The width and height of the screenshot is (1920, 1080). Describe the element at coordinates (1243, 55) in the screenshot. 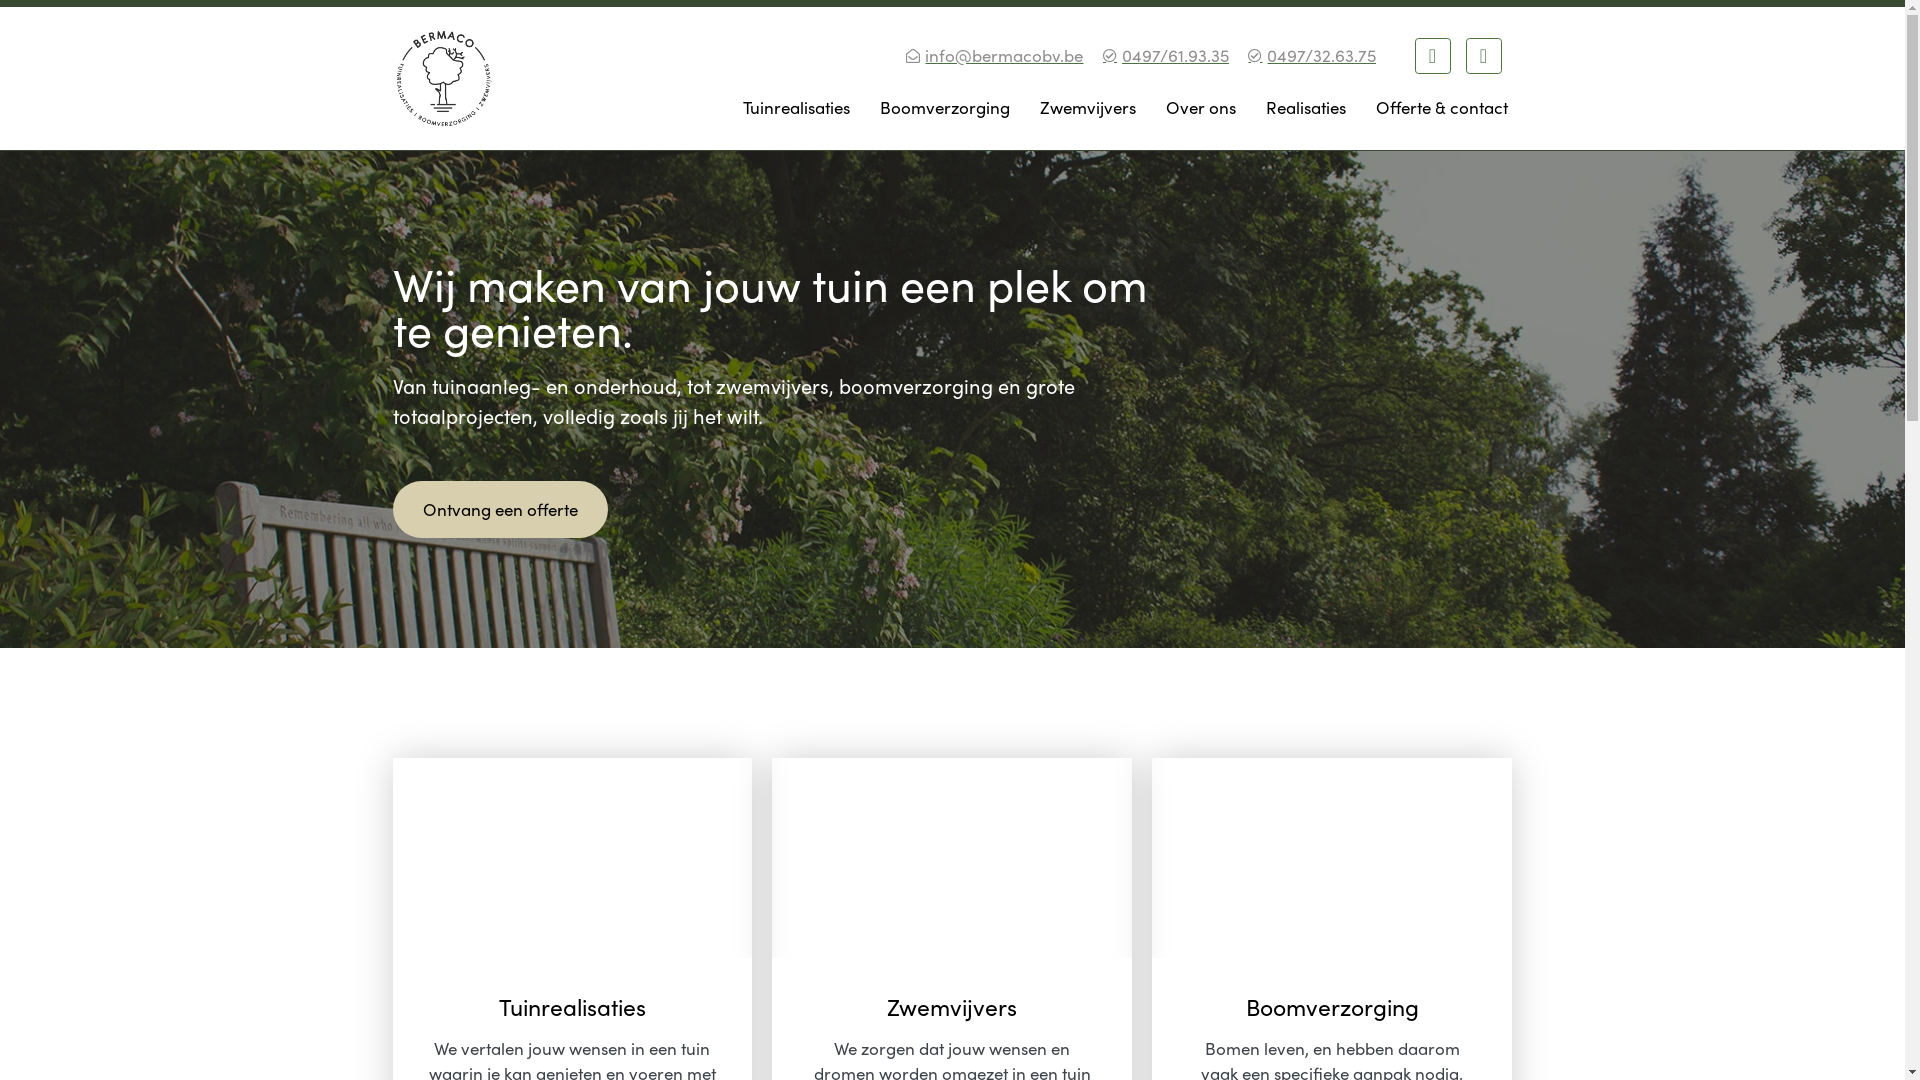

I see `'0497/32.63.75'` at that location.